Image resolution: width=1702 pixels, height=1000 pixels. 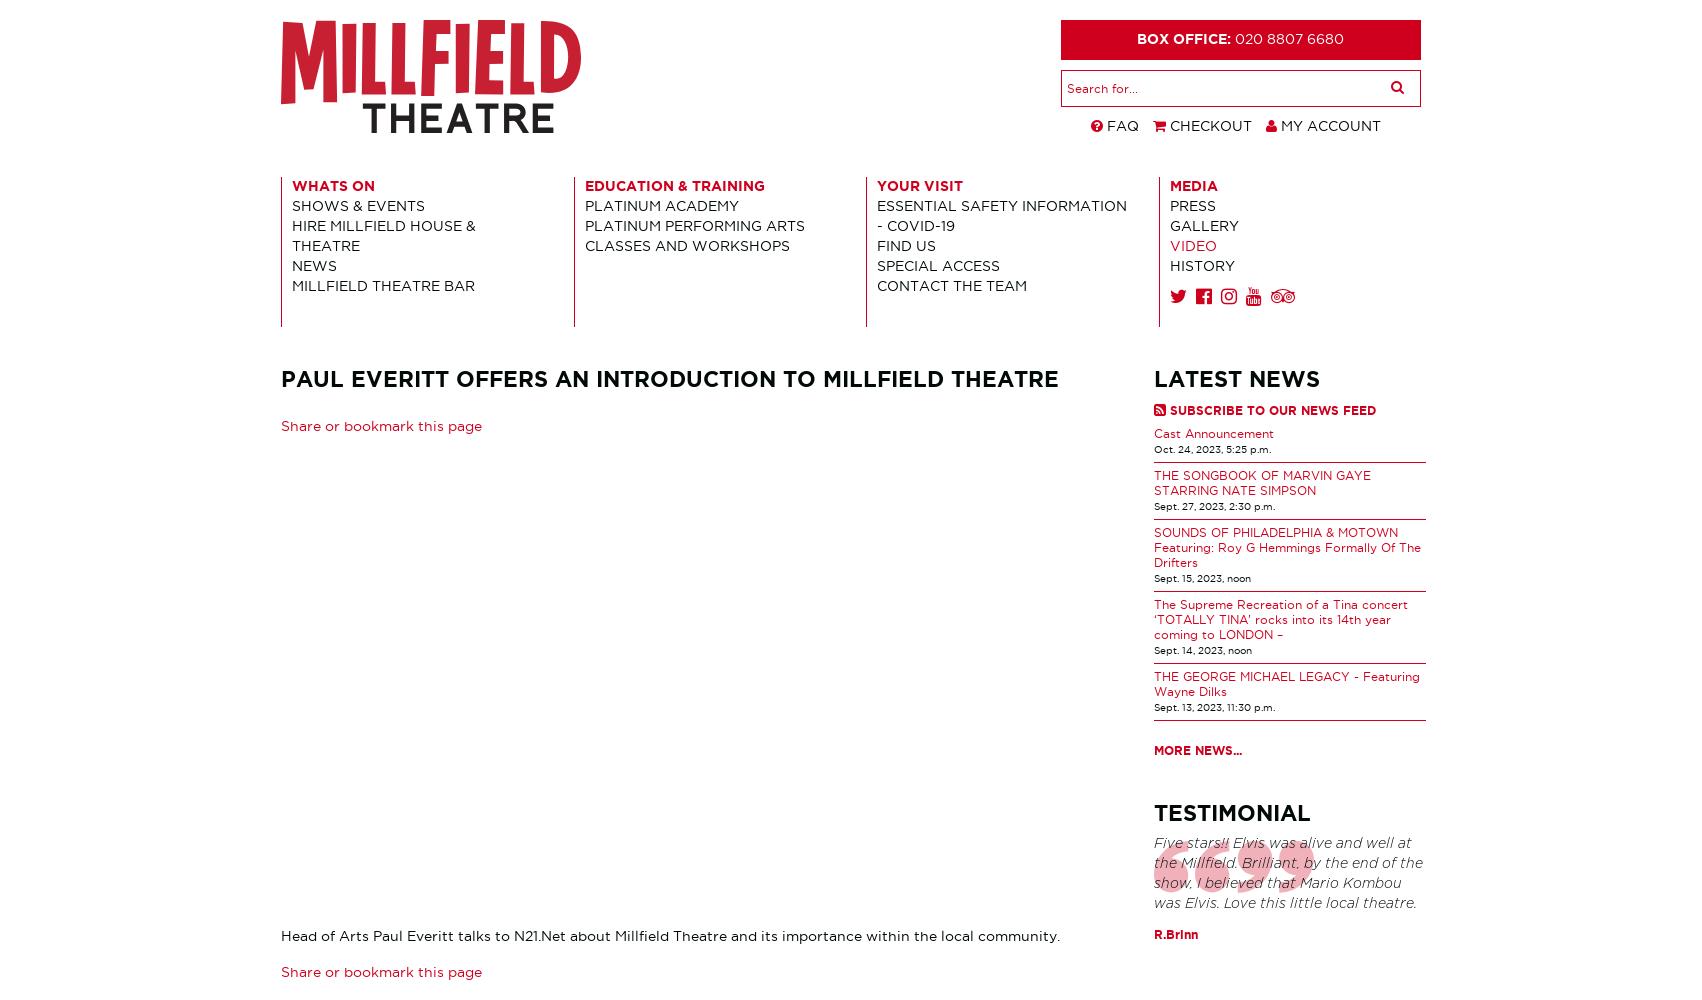 I want to click on 'Cast Announcement', so click(x=1213, y=433).